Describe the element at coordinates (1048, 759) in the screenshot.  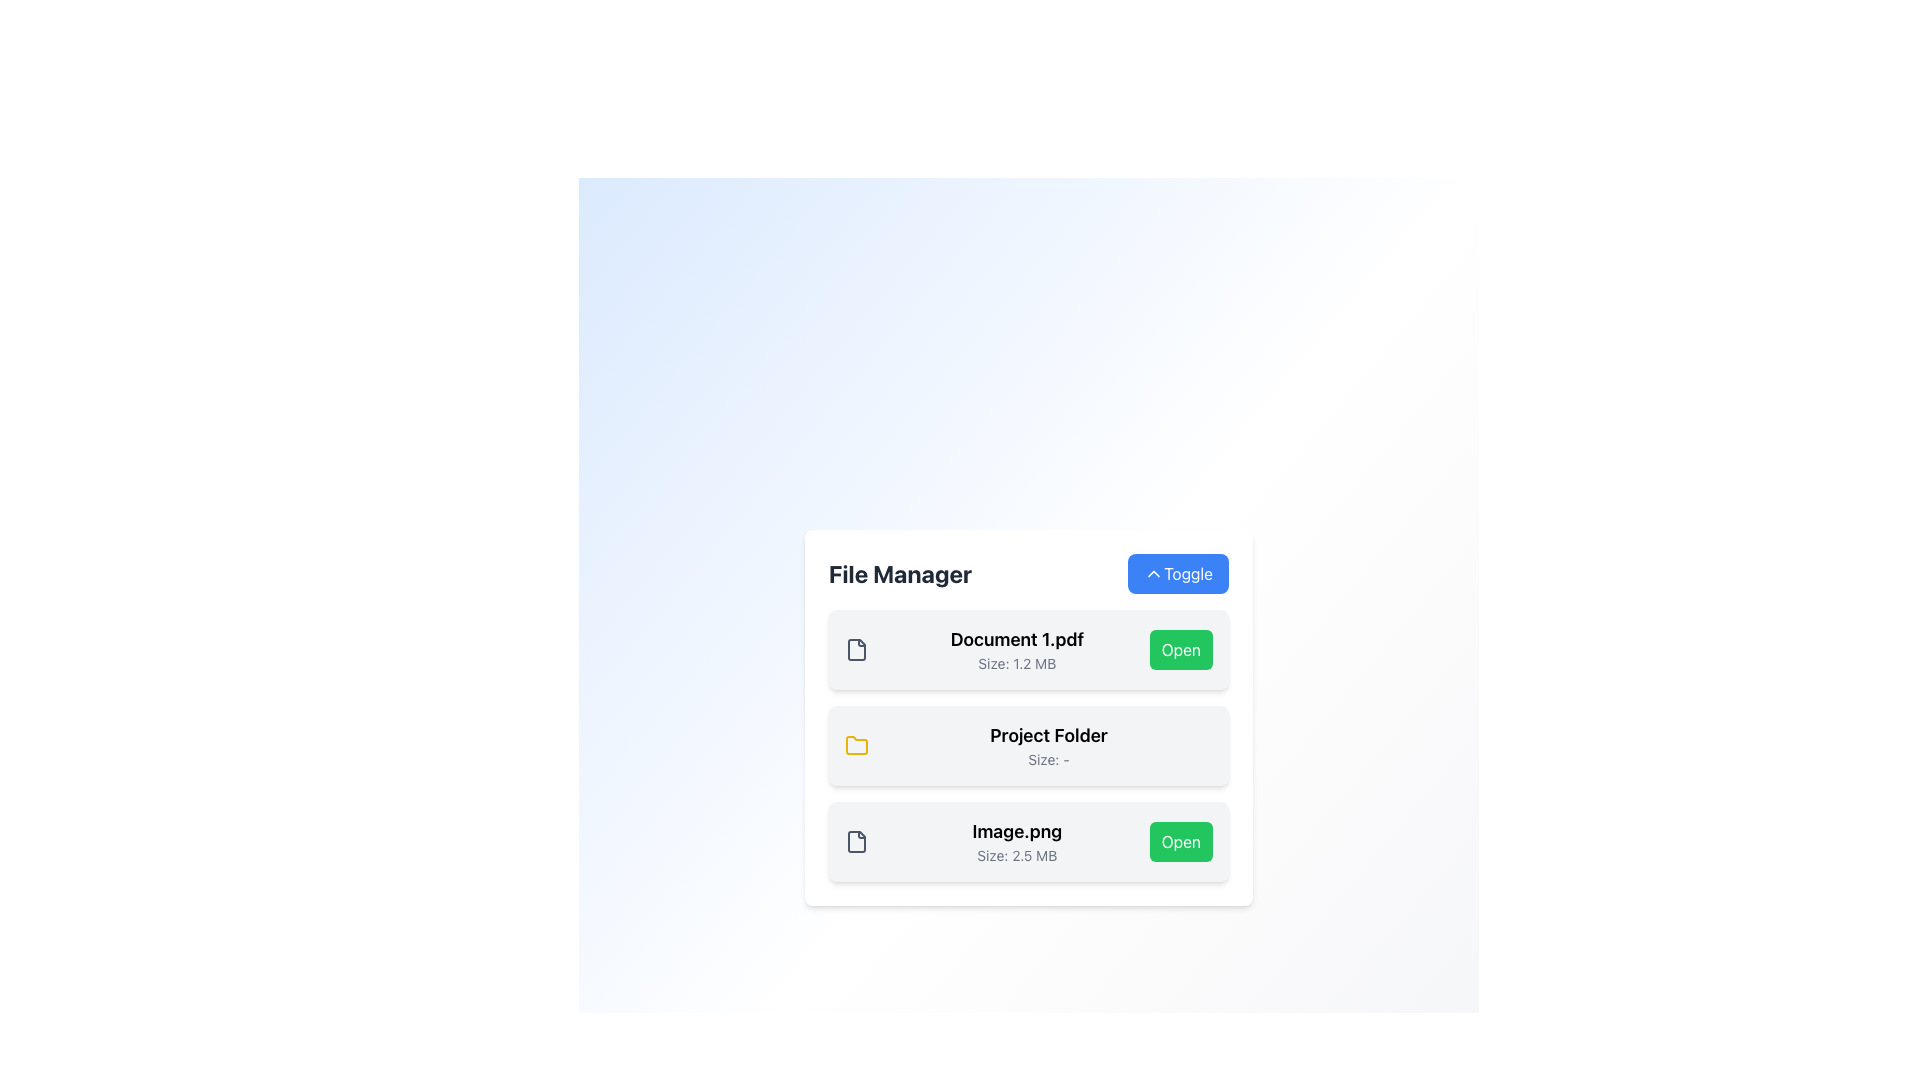
I see `text content of the Text Label that displays the size information of the associated folder, located beneath the 'Project Folder' label in the second item of the vertical list` at that location.